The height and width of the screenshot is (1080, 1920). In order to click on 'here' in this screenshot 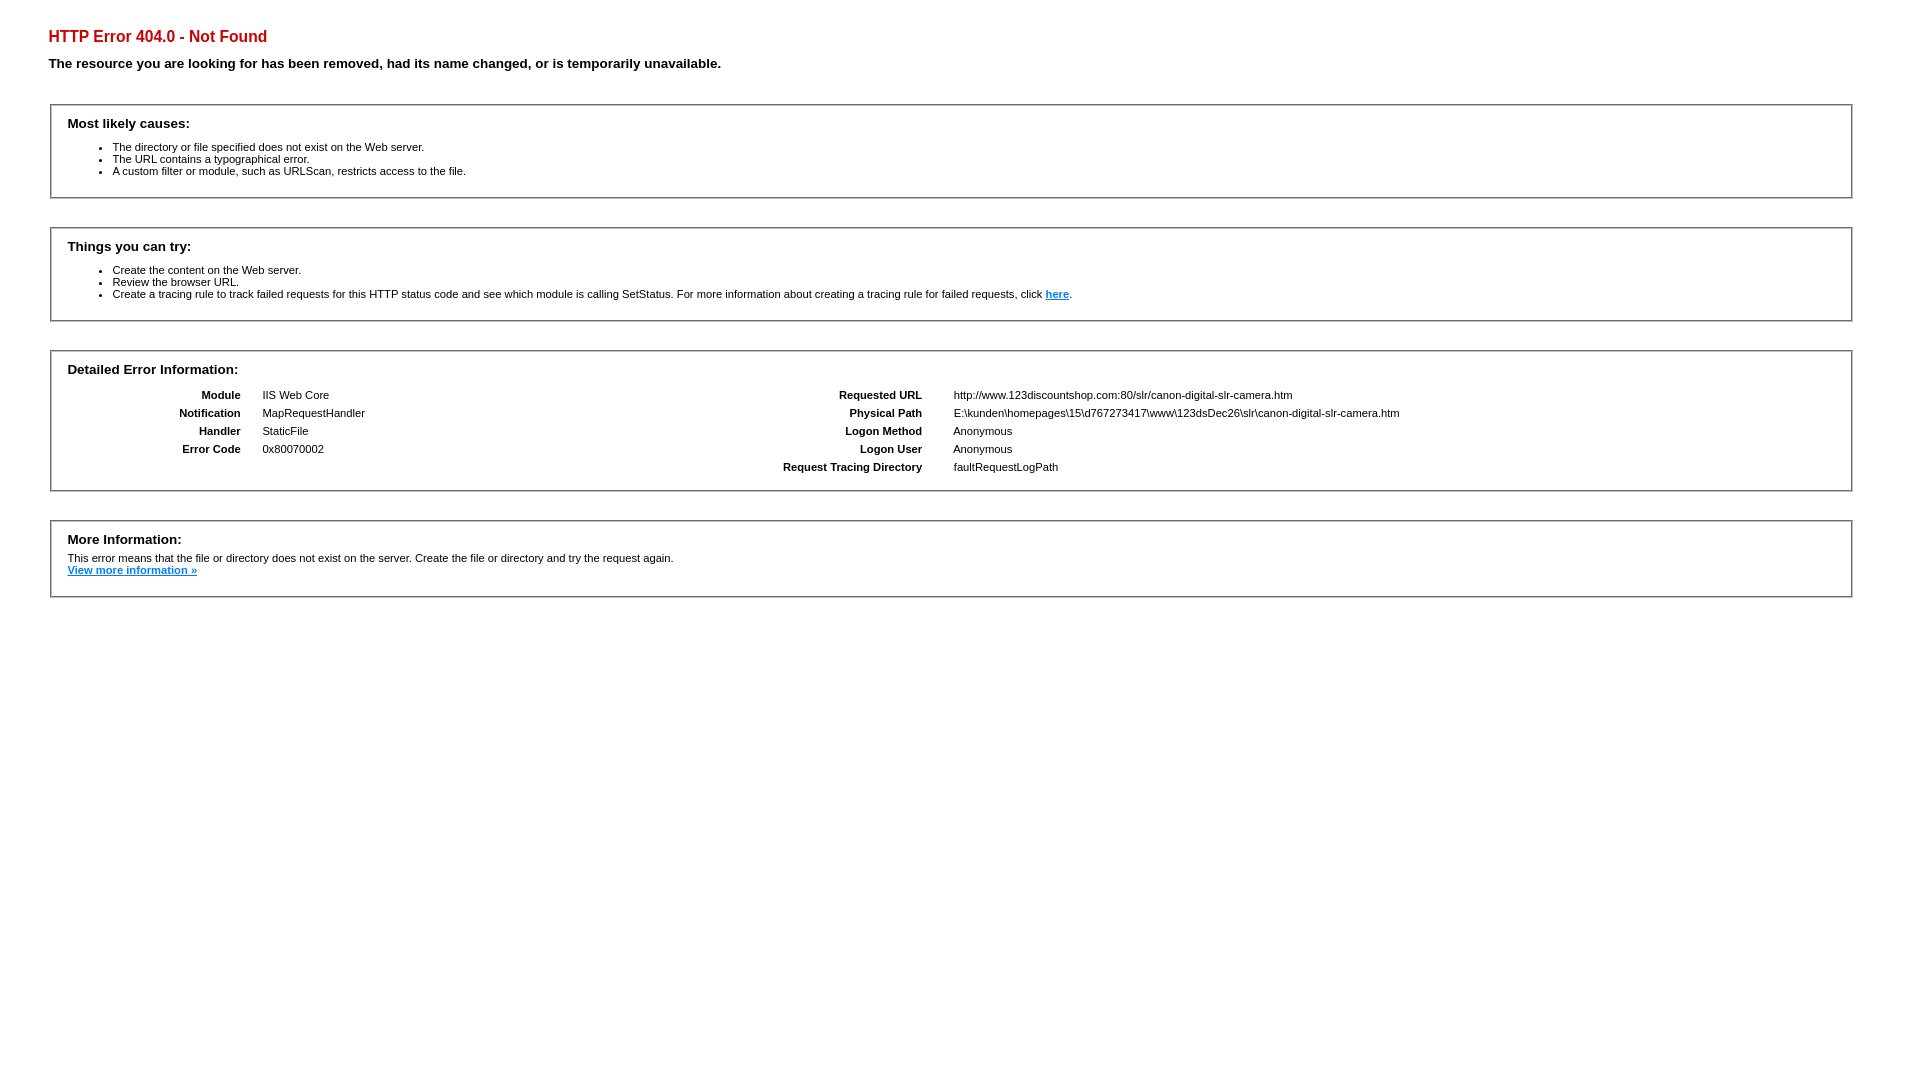, I will do `click(1056, 293)`.